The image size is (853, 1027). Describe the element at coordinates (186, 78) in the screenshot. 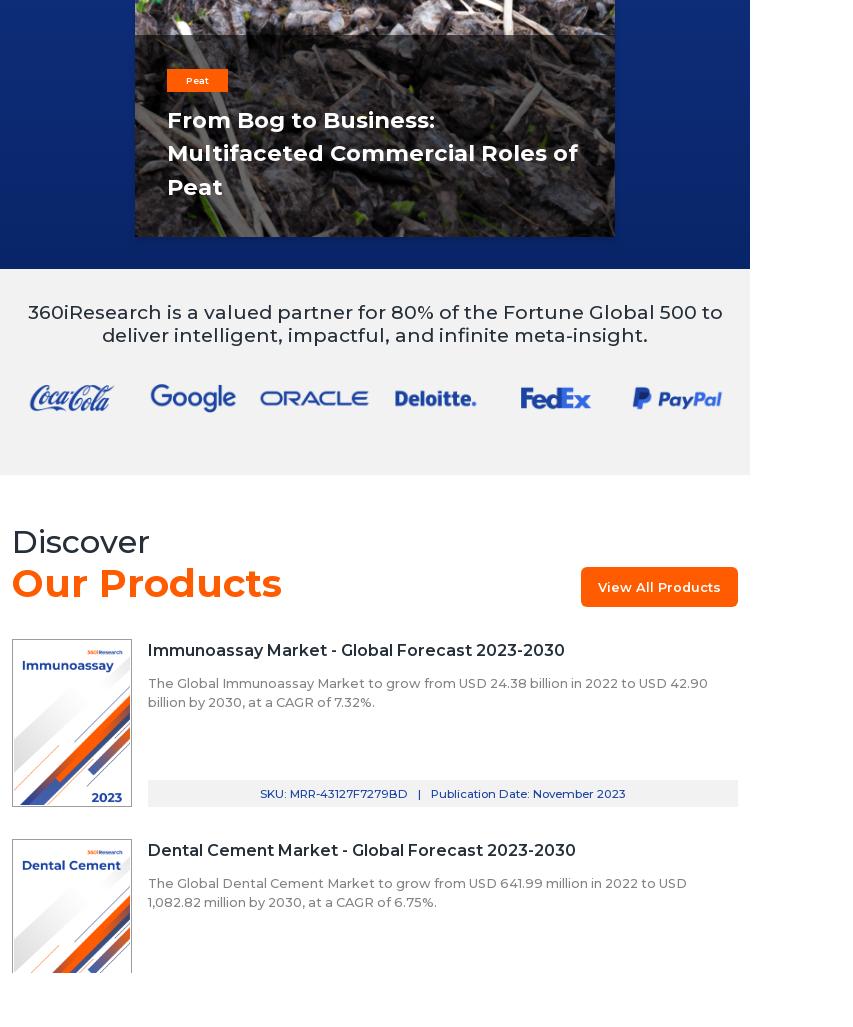

I see `'Peat'` at that location.